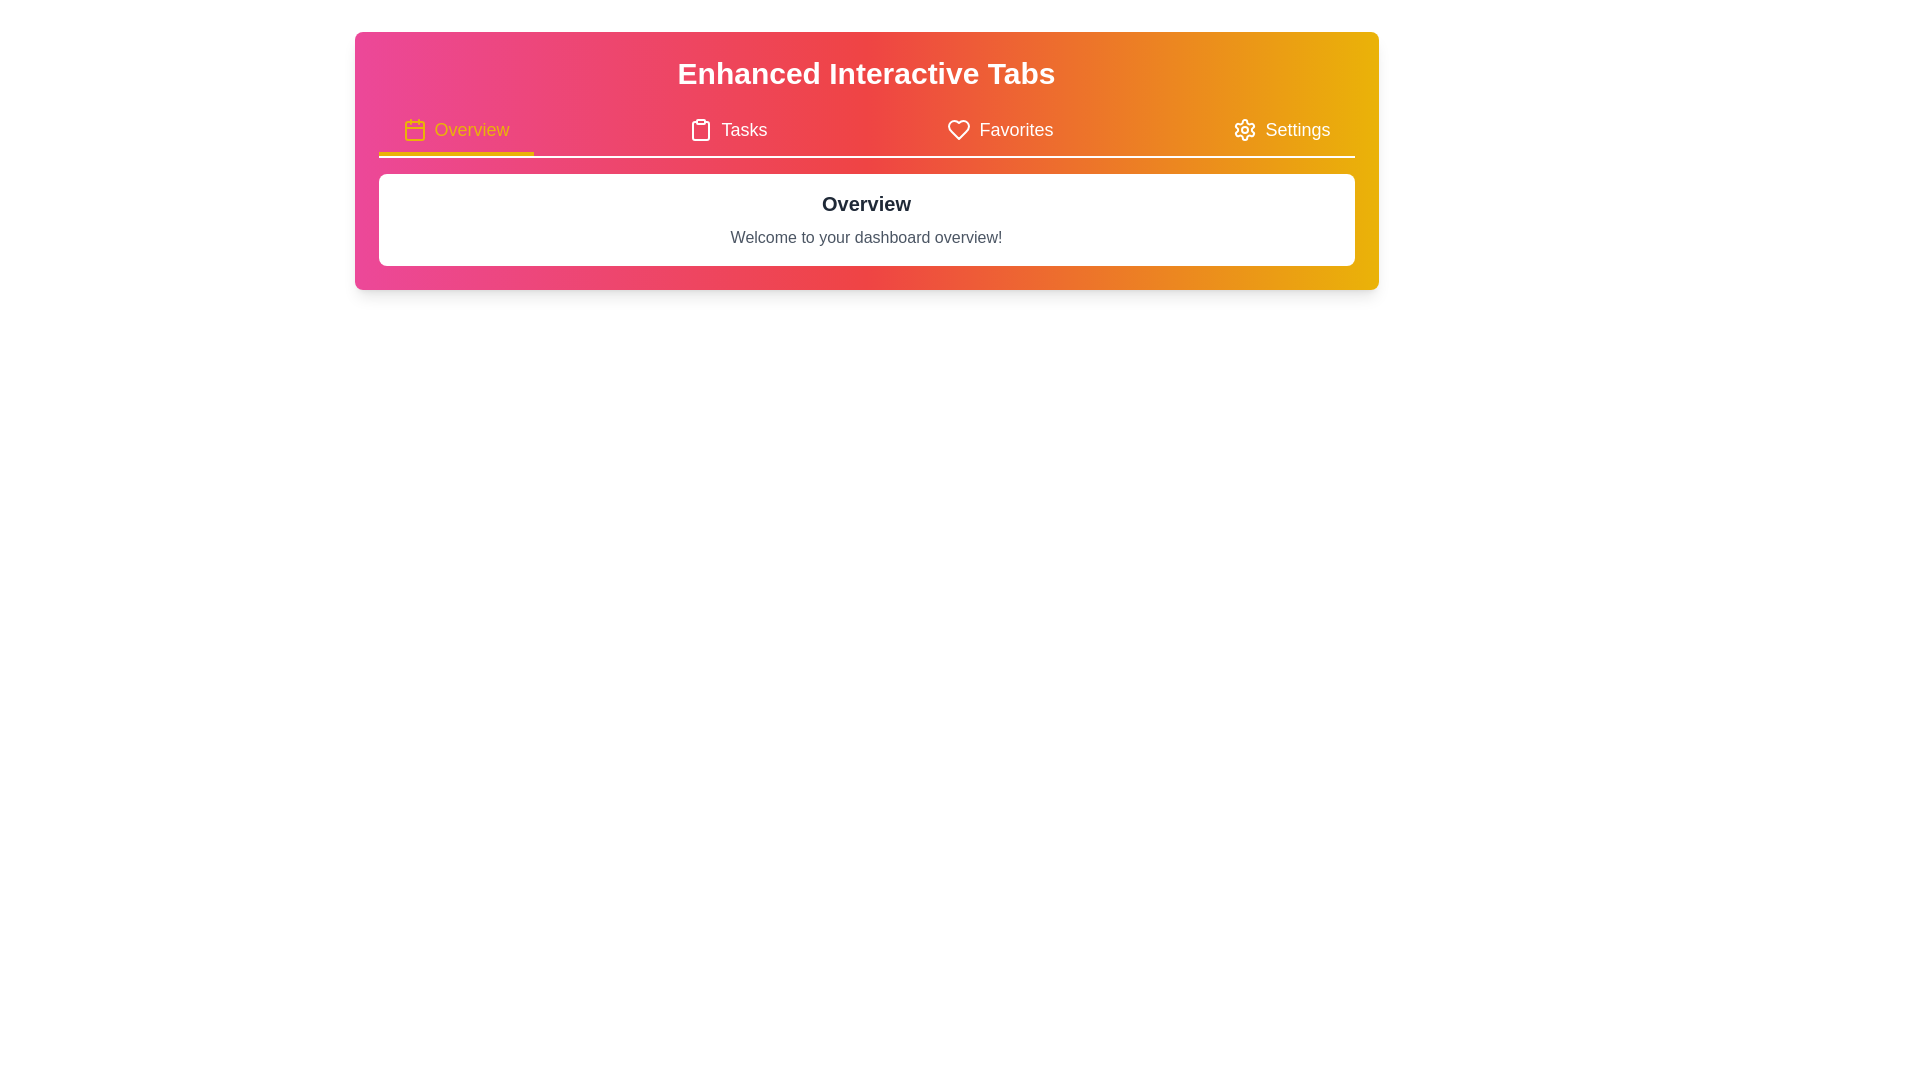 Image resolution: width=1920 pixels, height=1080 pixels. Describe the element at coordinates (958, 130) in the screenshot. I see `the heart-shaped icon with a red fill located in the 'Favorites' section of the navigation bar` at that location.